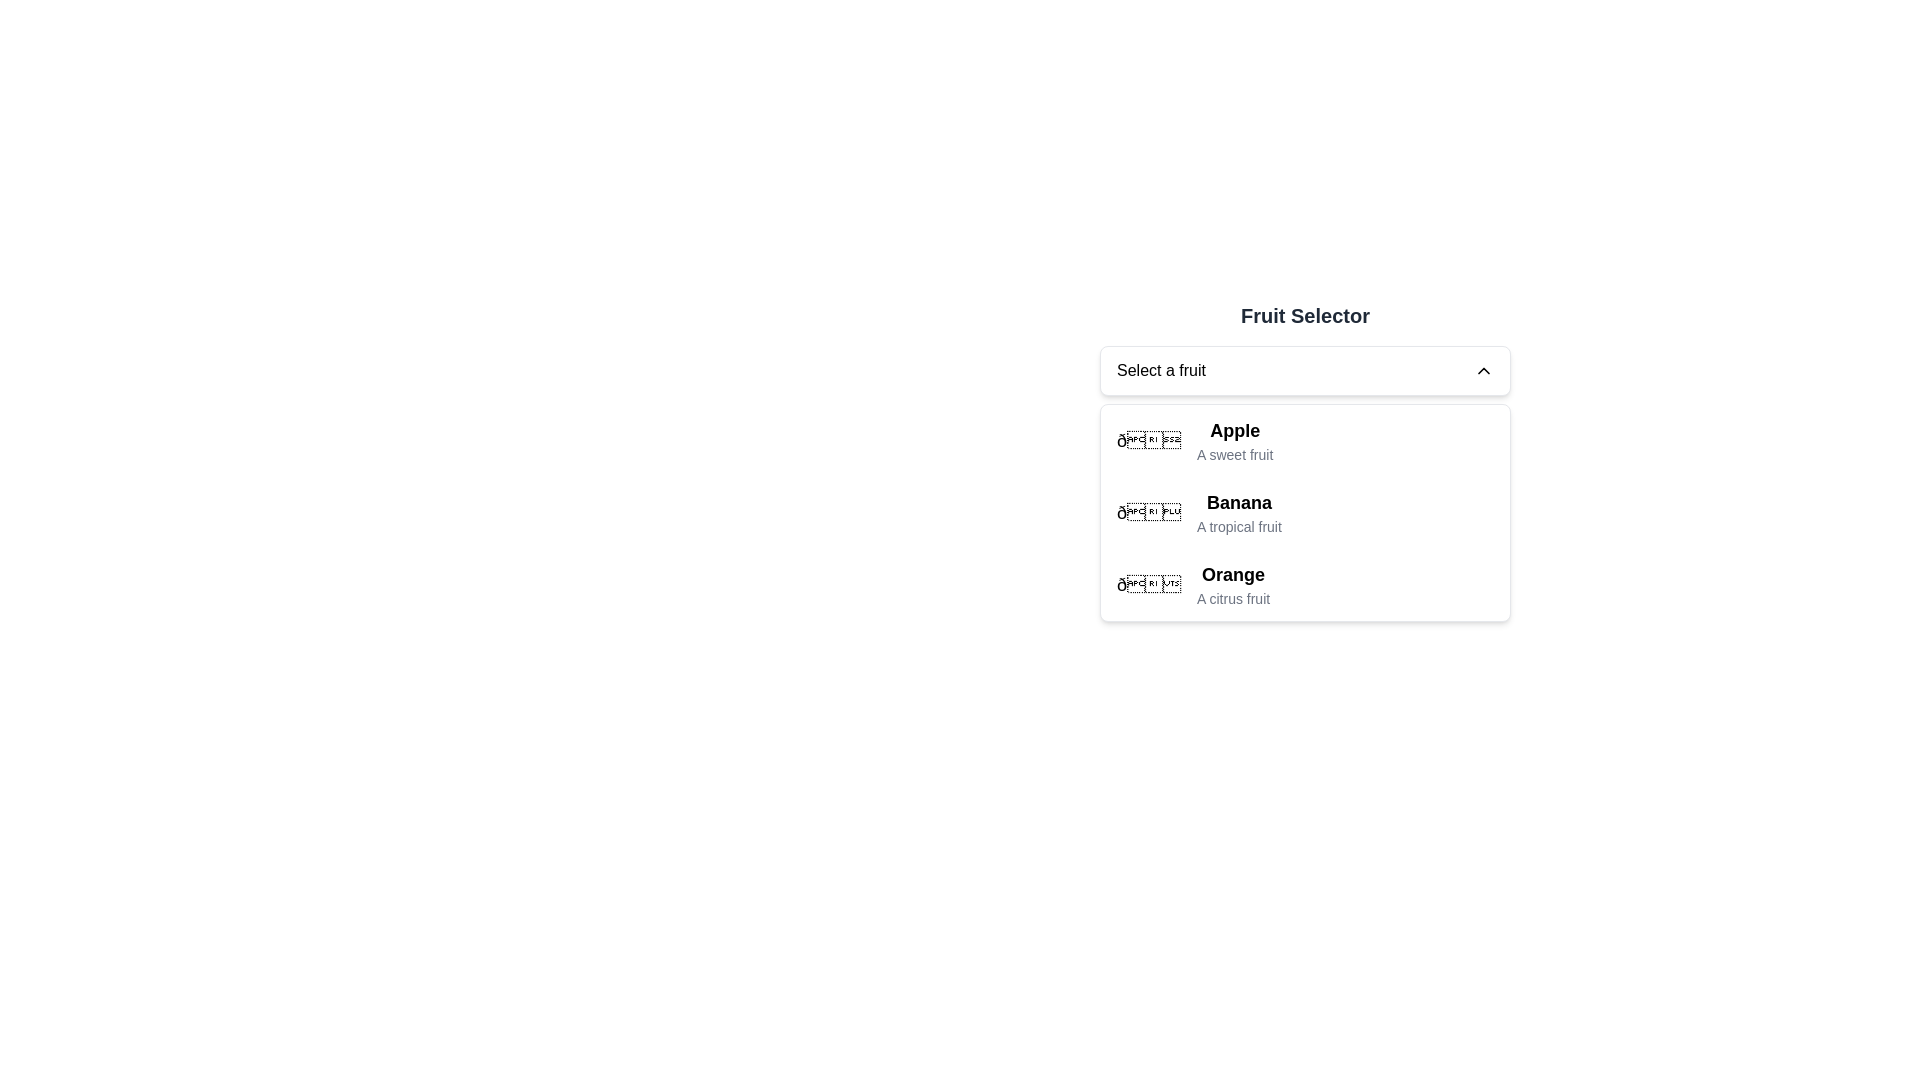 This screenshot has height=1080, width=1920. What do you see at coordinates (1156, 512) in the screenshot?
I see `the icon associated with the 'Banana' list item in the fruit selector drop-down` at bounding box center [1156, 512].